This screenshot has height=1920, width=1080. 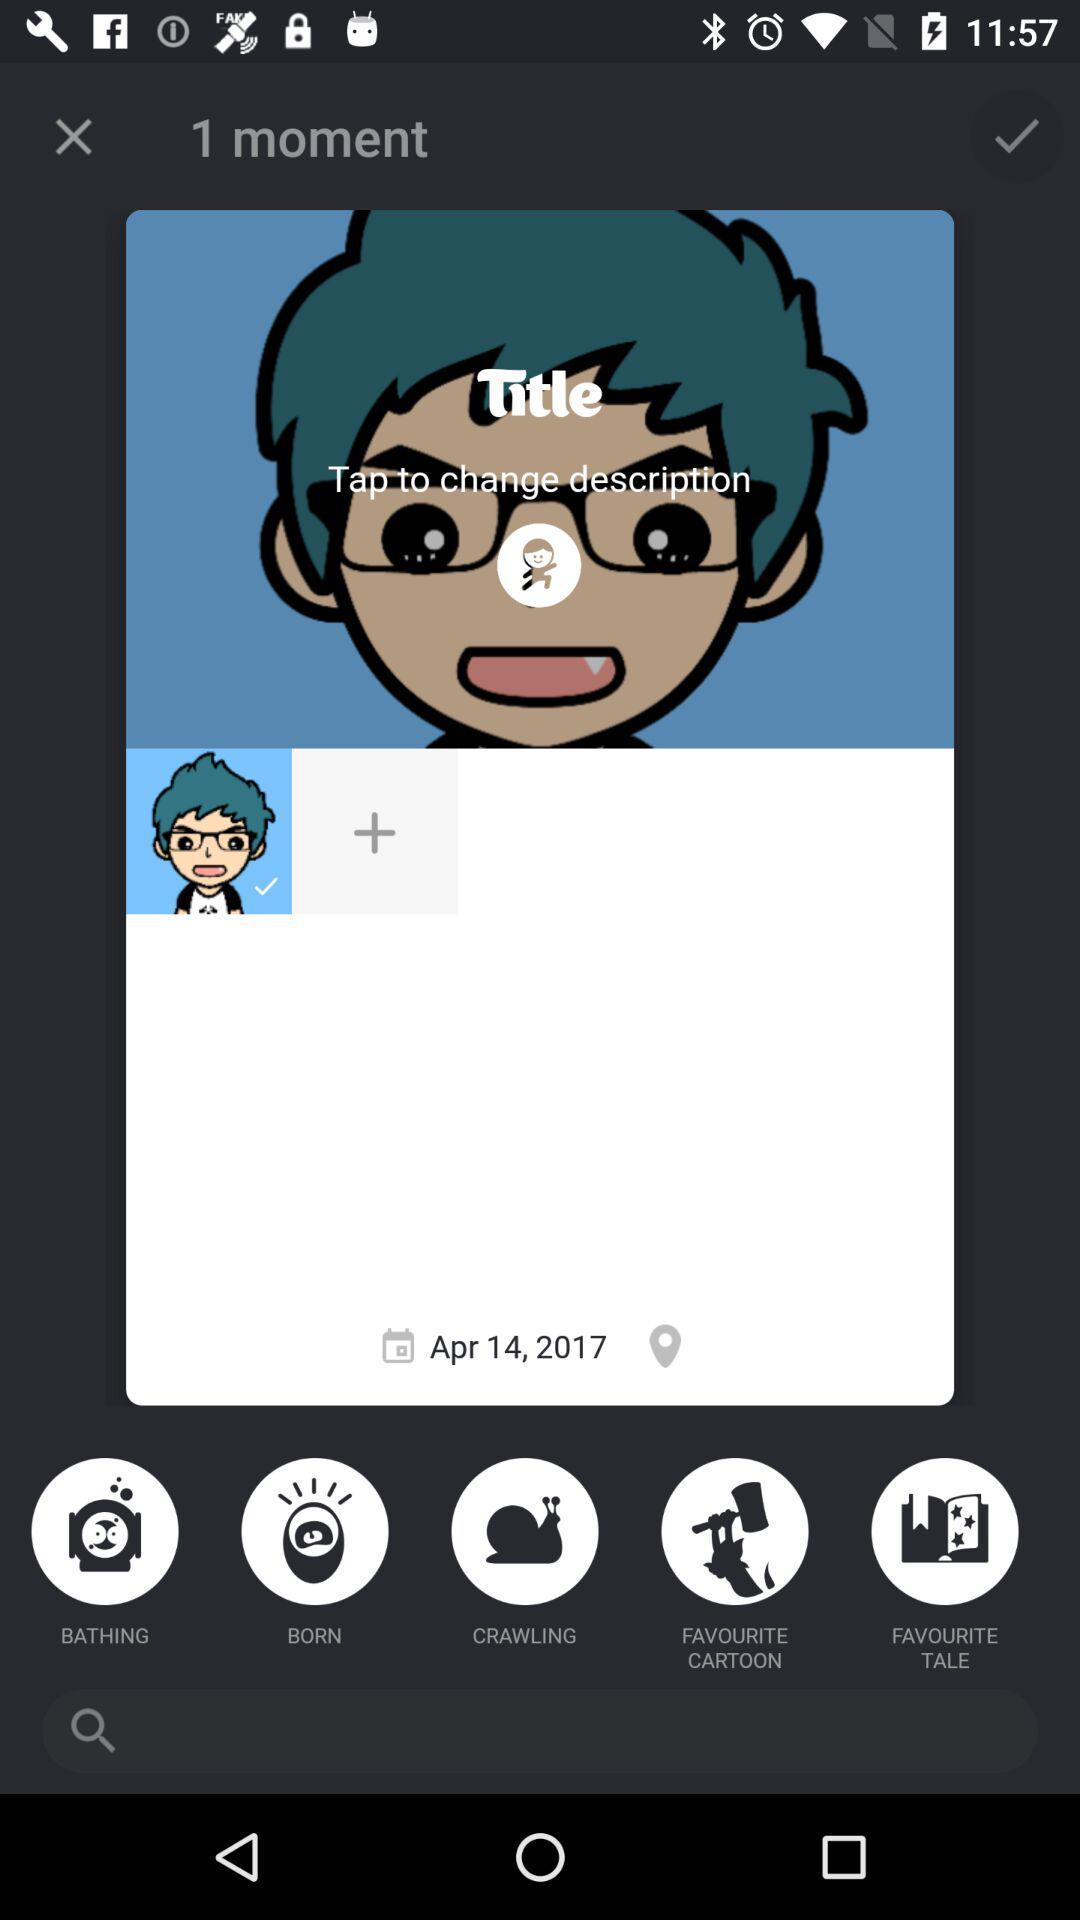 I want to click on the icon next to 1 moment, so click(x=72, y=135).